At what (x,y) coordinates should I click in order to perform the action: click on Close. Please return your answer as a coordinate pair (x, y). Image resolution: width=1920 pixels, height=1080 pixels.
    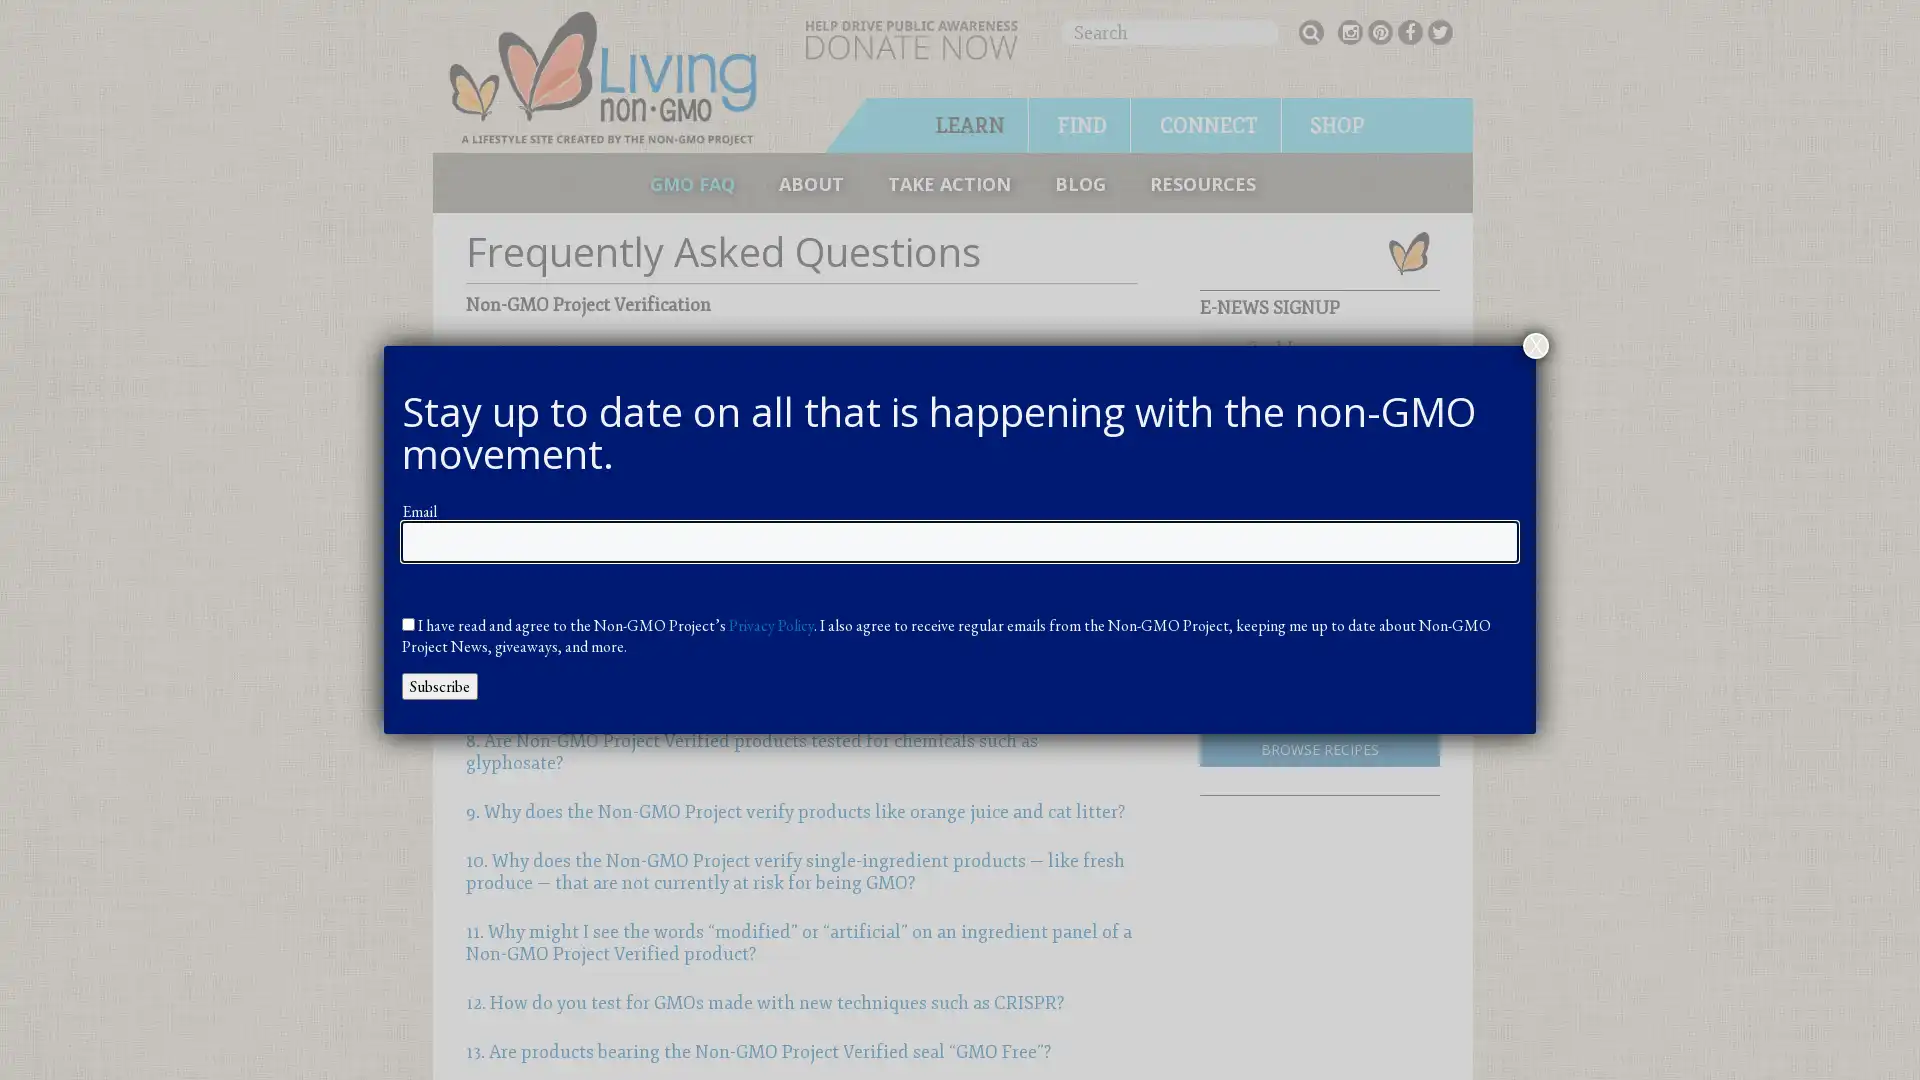
    Looking at the image, I should click on (1886, 926).